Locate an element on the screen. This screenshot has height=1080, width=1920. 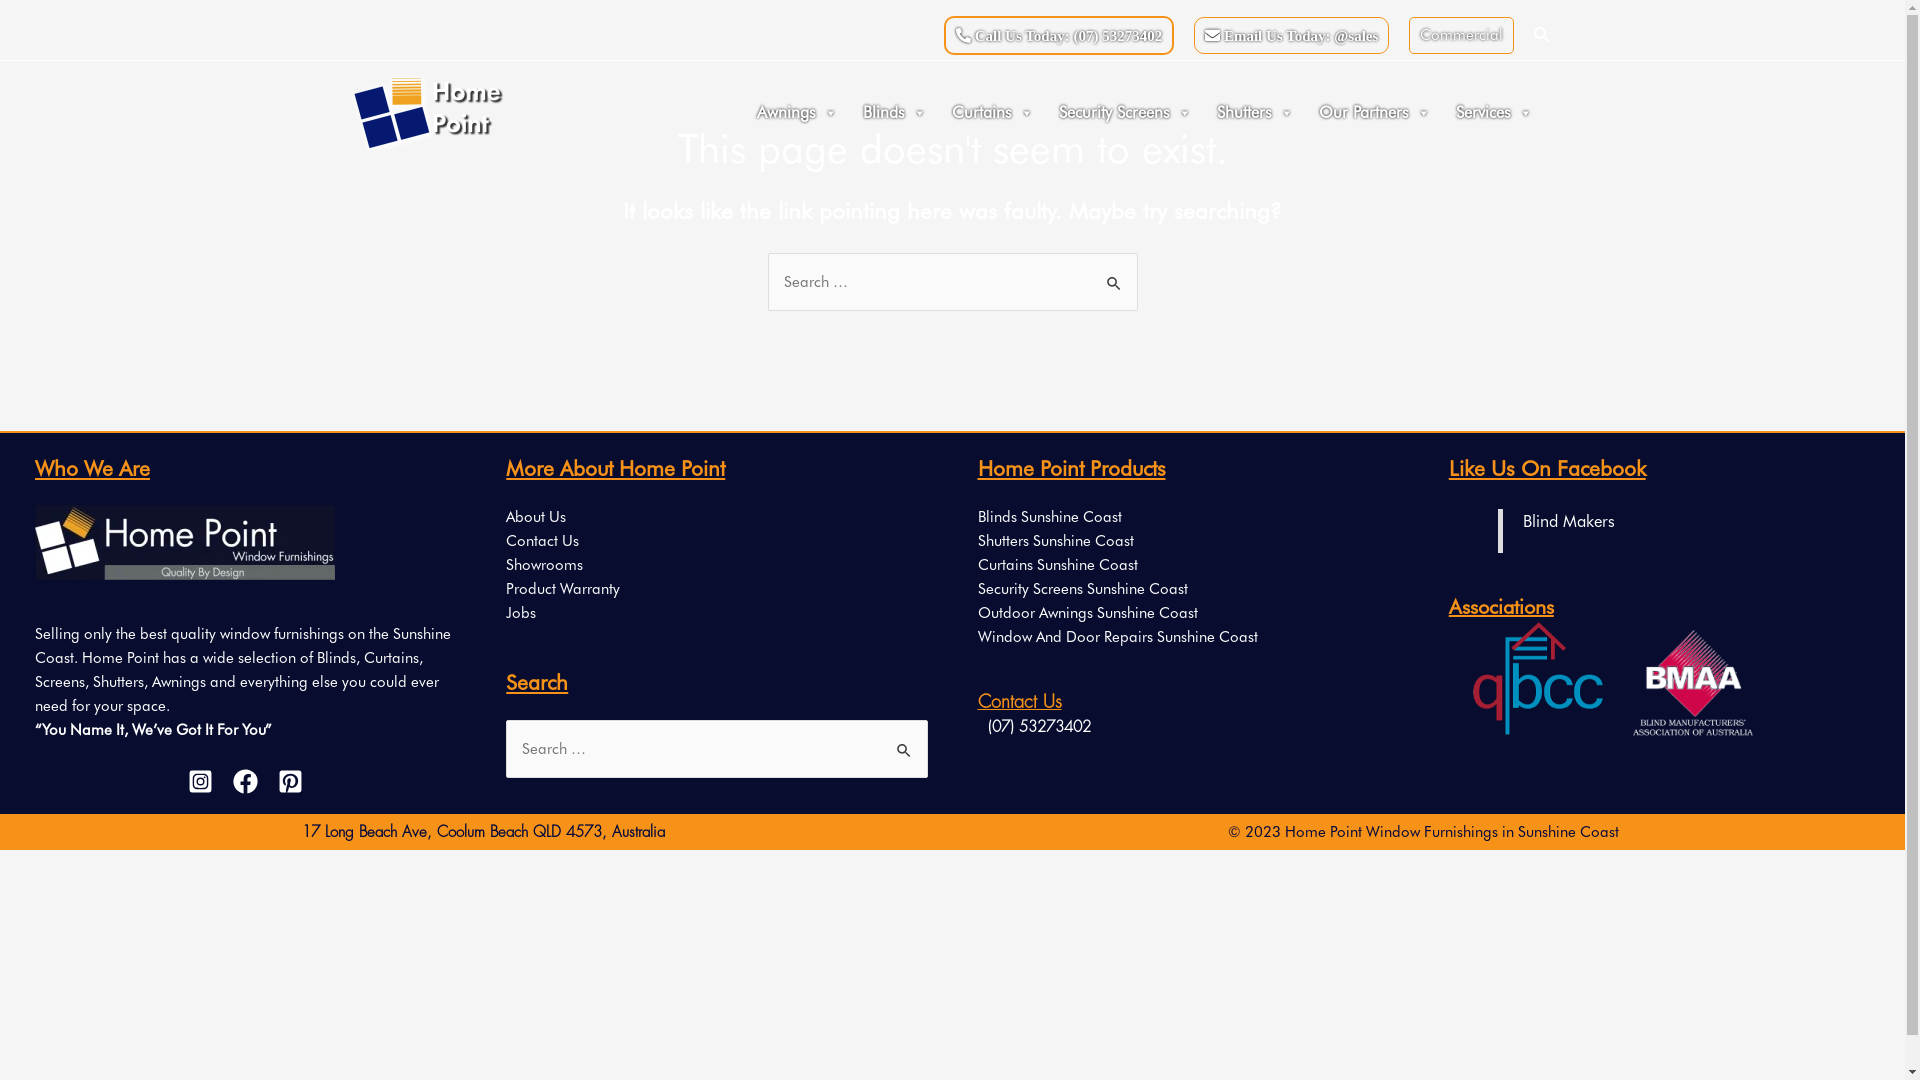
'Call Us Today: (07) 53273402' is located at coordinates (1058, 35).